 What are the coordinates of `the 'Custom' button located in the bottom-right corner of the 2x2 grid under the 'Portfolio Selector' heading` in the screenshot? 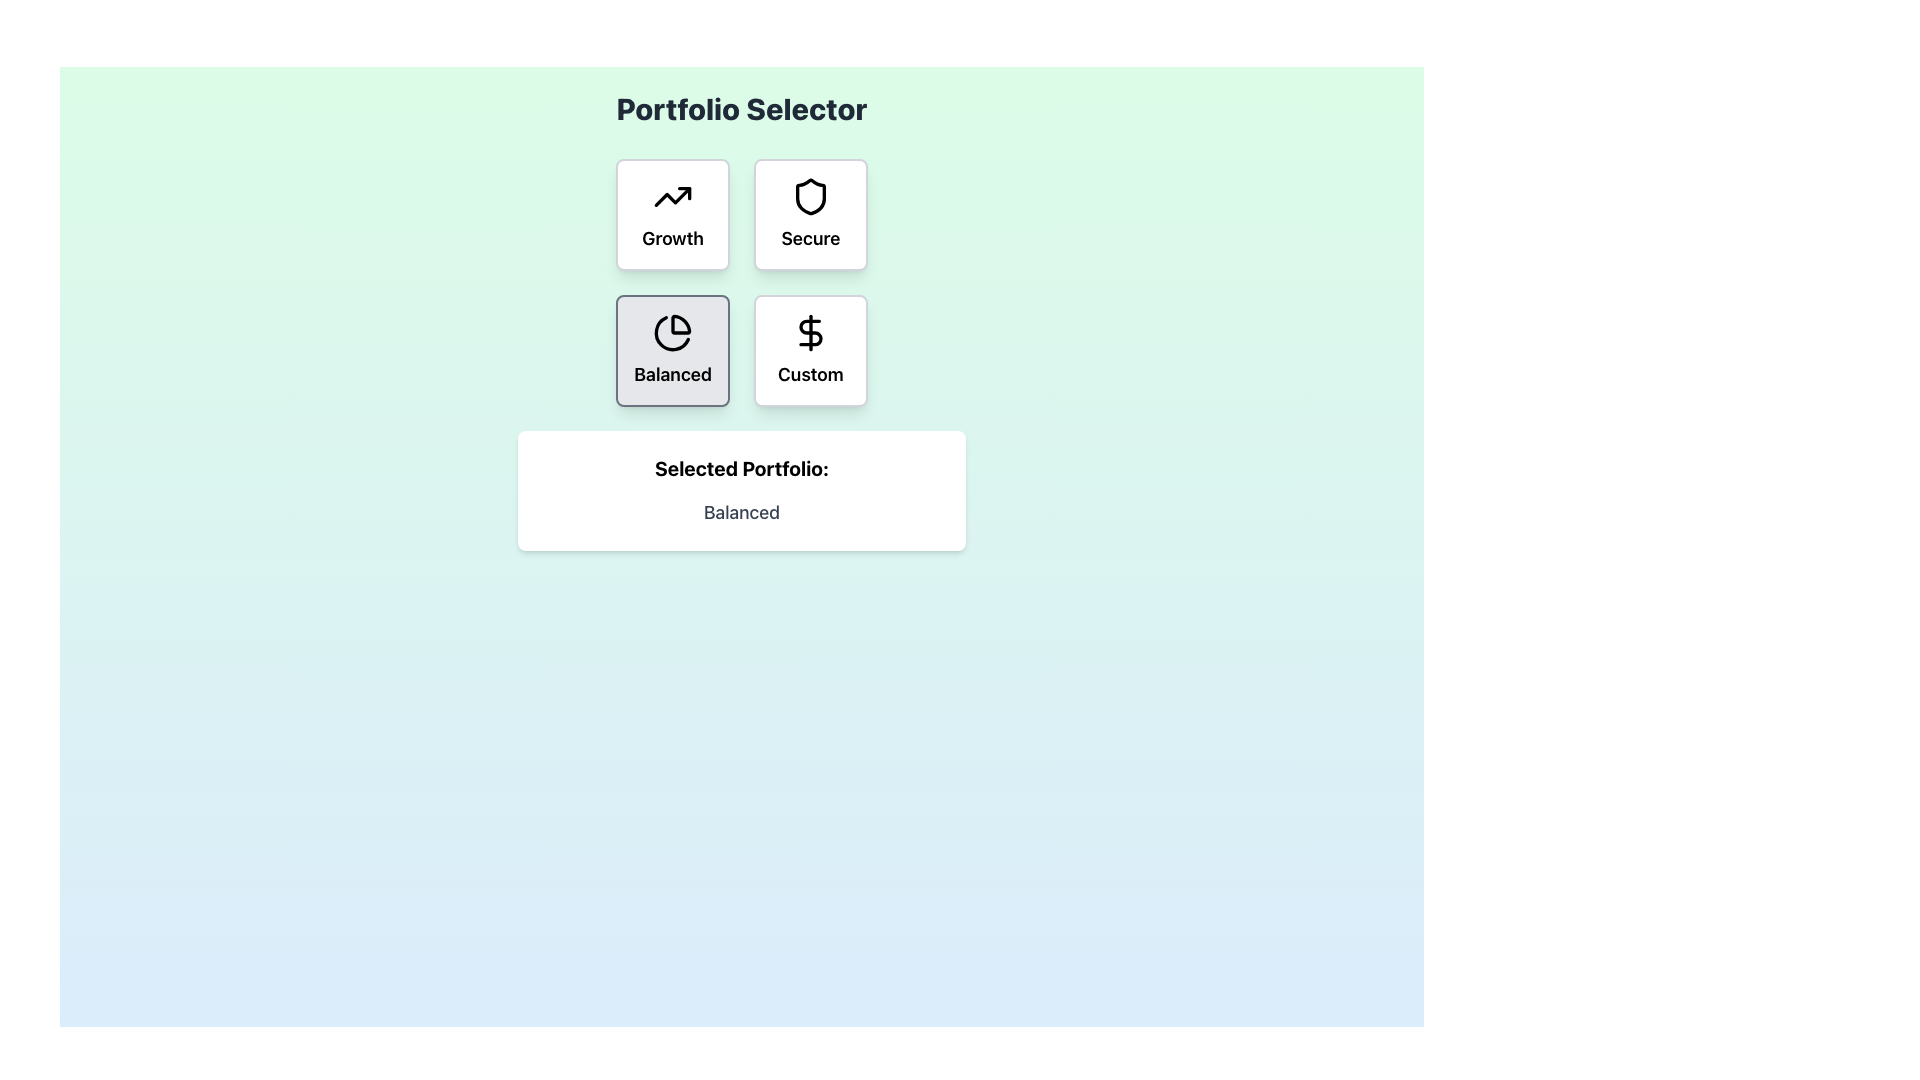 It's located at (810, 350).